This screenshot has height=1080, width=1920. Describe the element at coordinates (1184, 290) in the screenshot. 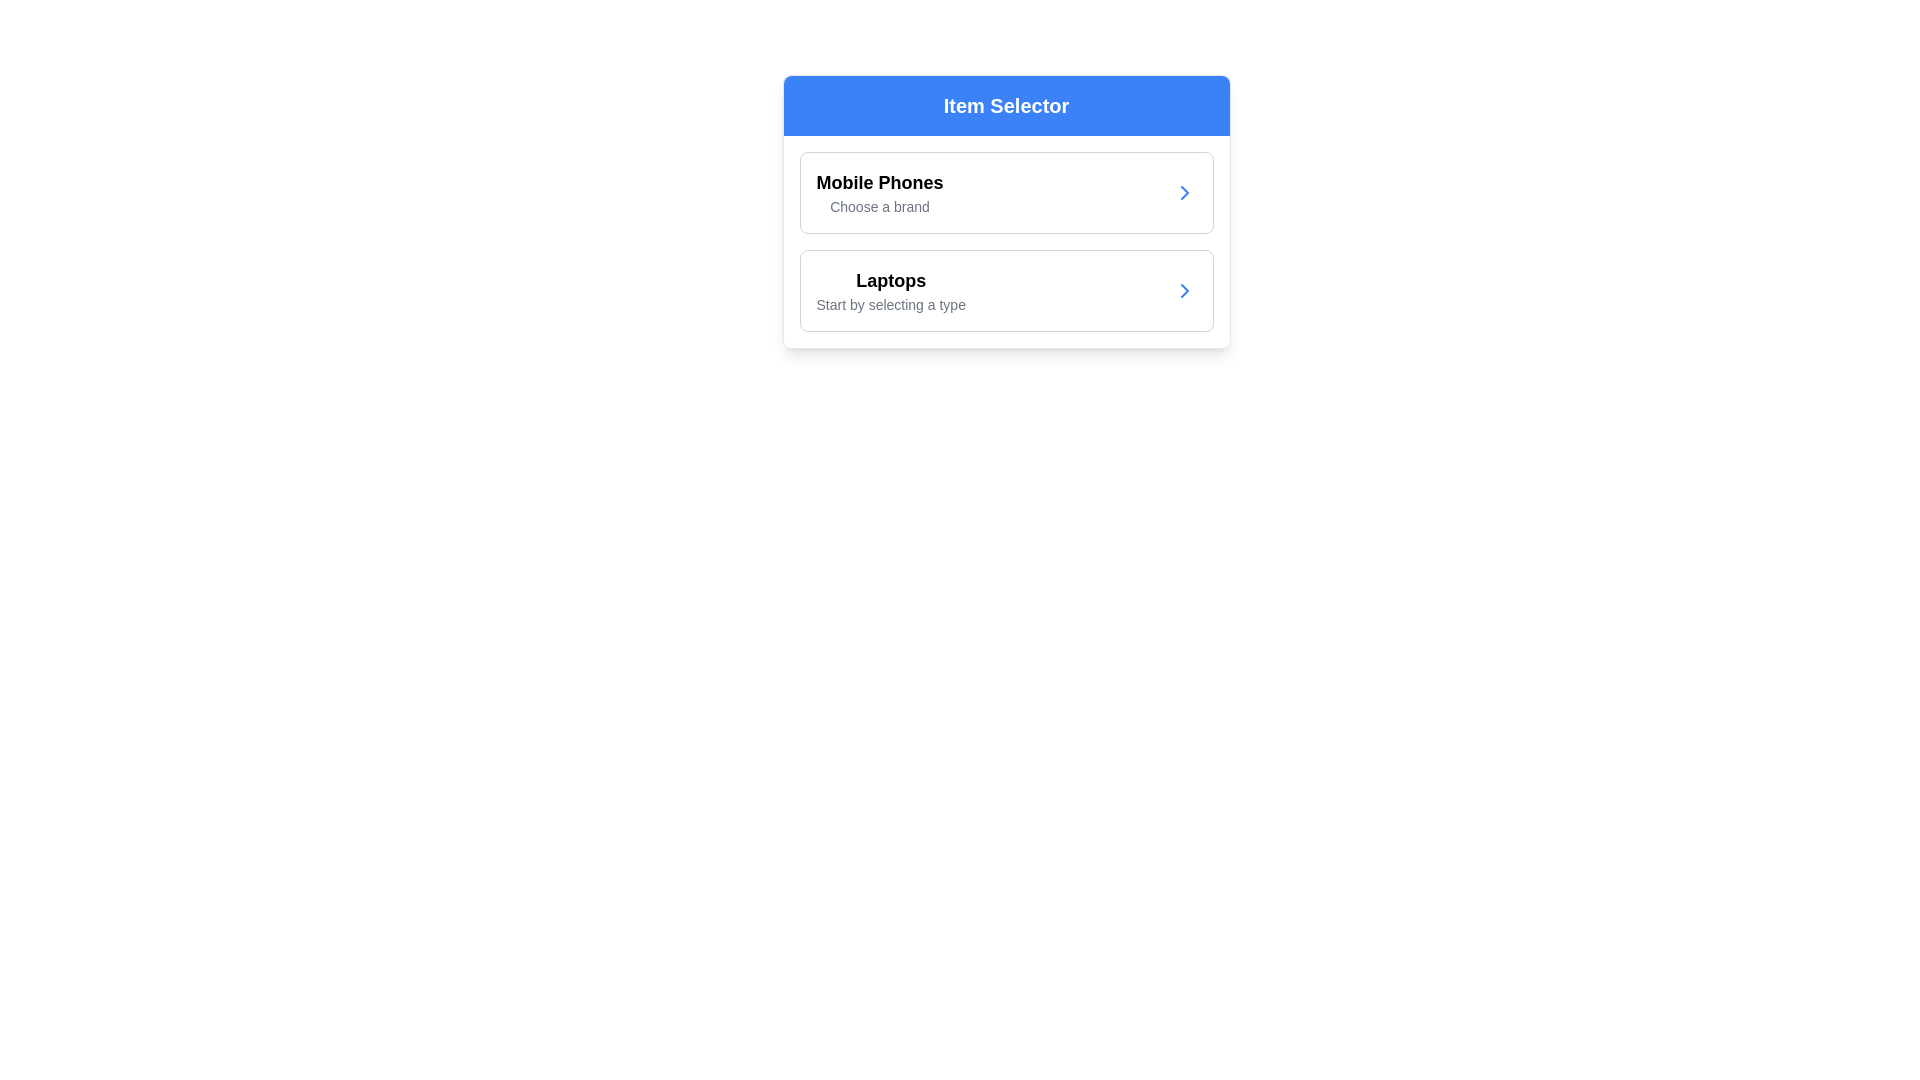

I see `the arrow icon located on the far right of the second row labeled 'Laptops' in the menu` at that location.